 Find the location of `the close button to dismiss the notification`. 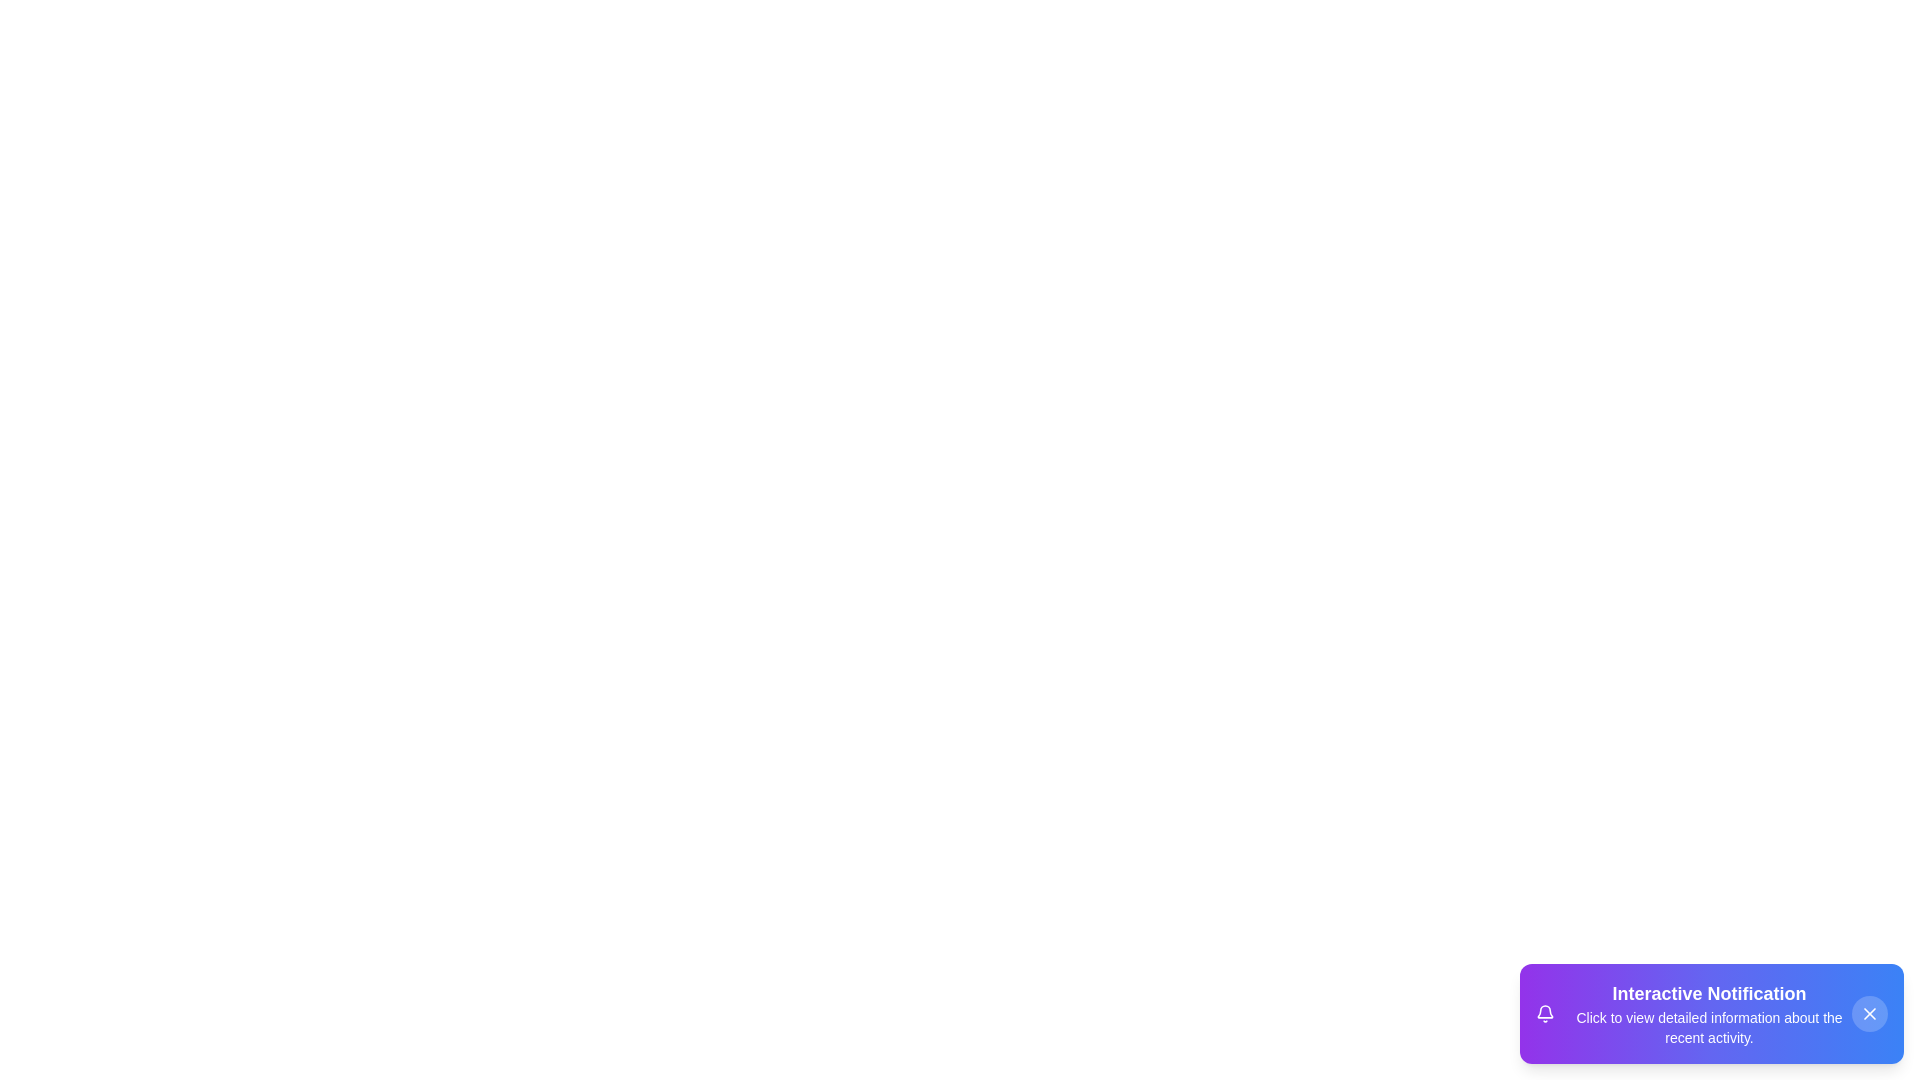

the close button to dismiss the notification is located at coordinates (1869, 1014).